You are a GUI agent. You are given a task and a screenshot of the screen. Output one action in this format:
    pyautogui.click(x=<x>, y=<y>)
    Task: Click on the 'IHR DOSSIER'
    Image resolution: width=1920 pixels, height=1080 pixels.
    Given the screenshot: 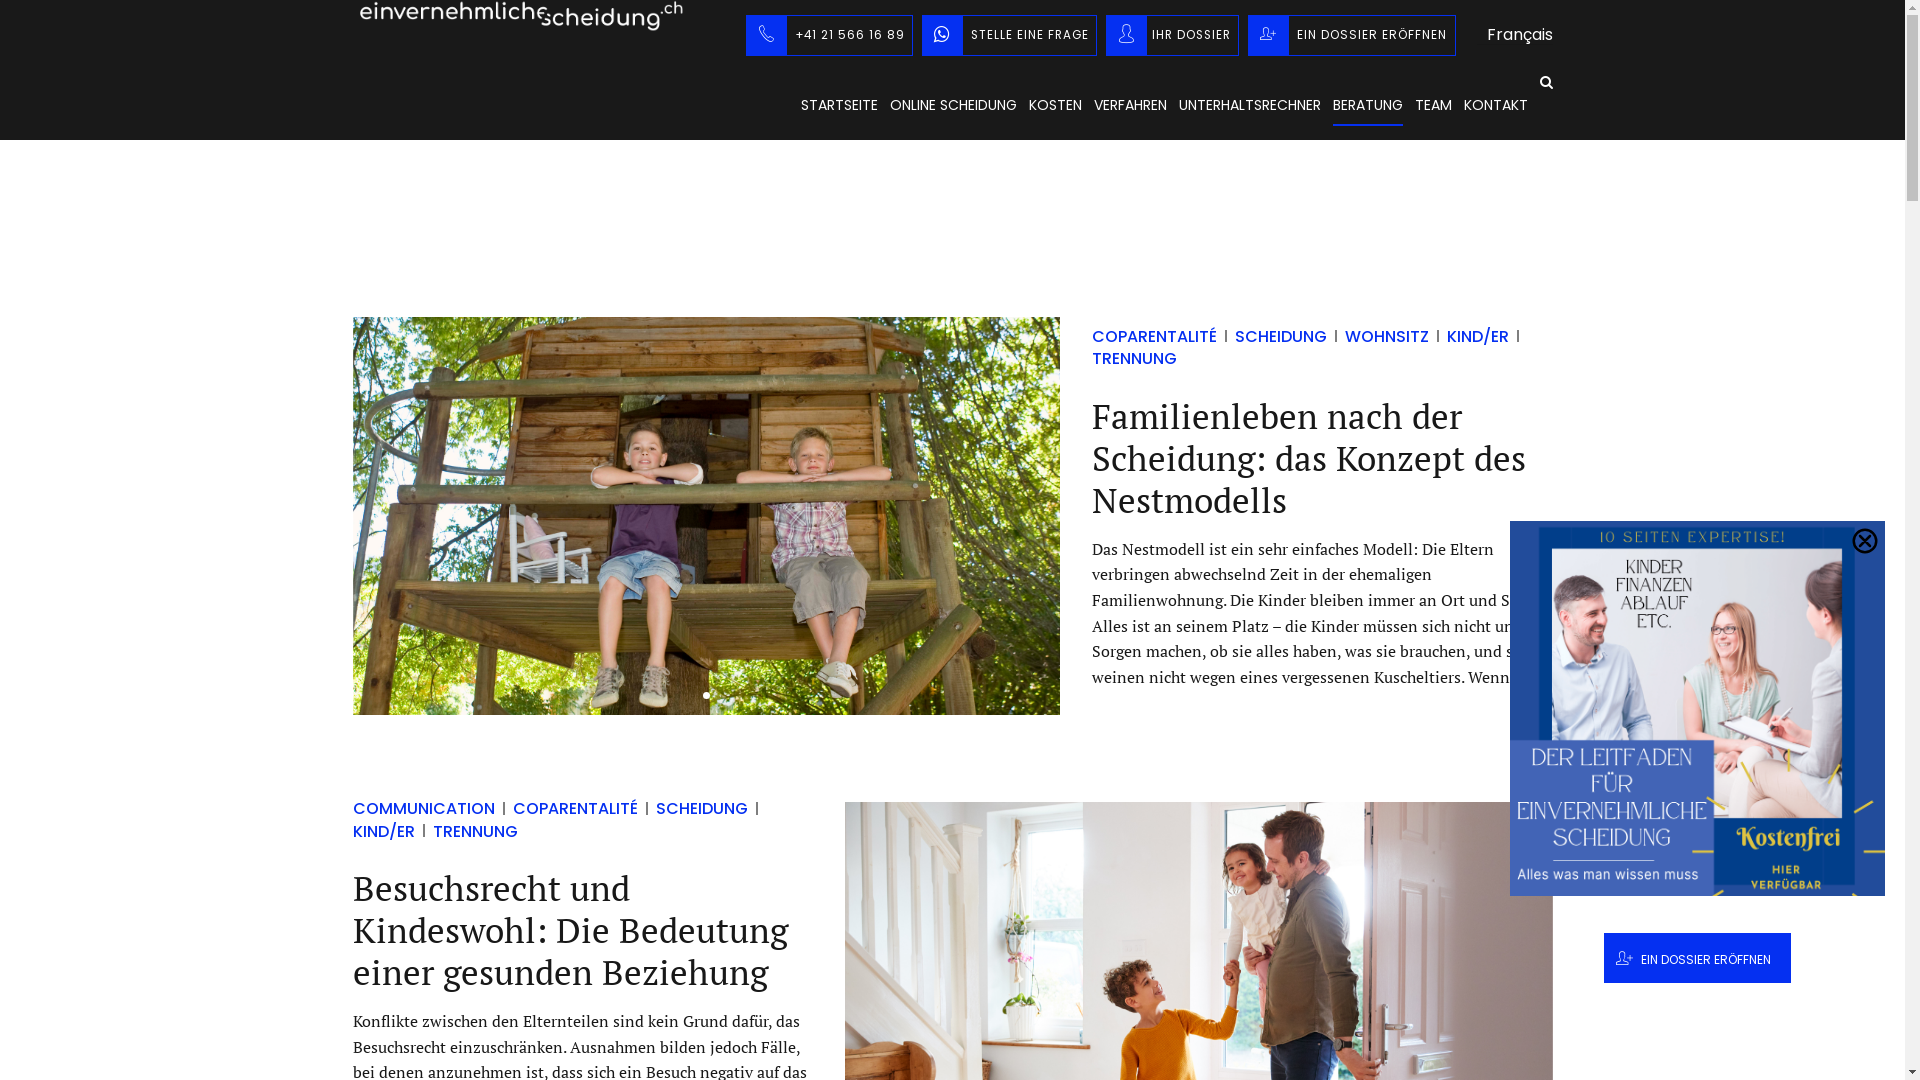 What is the action you would take?
    pyautogui.click(x=1172, y=34)
    